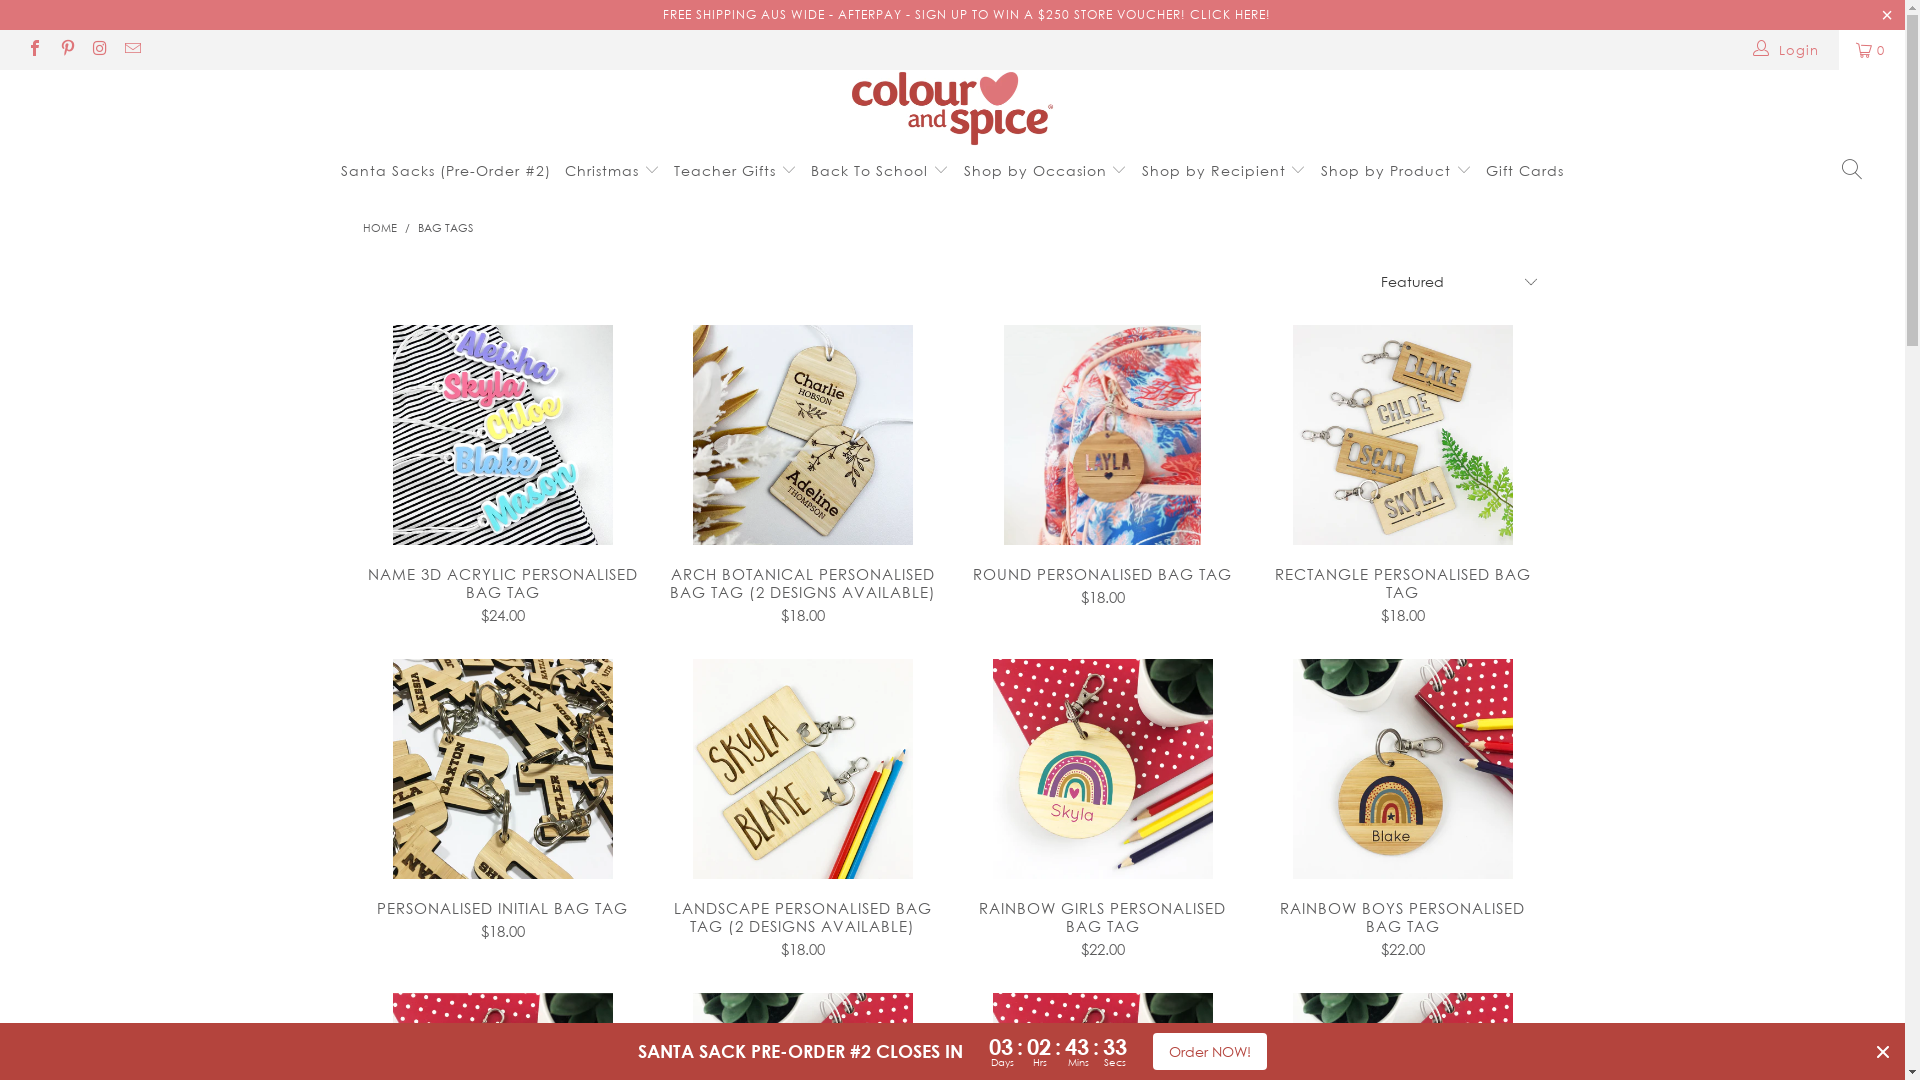 Image resolution: width=1920 pixels, height=1080 pixels. What do you see at coordinates (444, 226) in the screenshot?
I see `'BAG TAGS'` at bounding box center [444, 226].